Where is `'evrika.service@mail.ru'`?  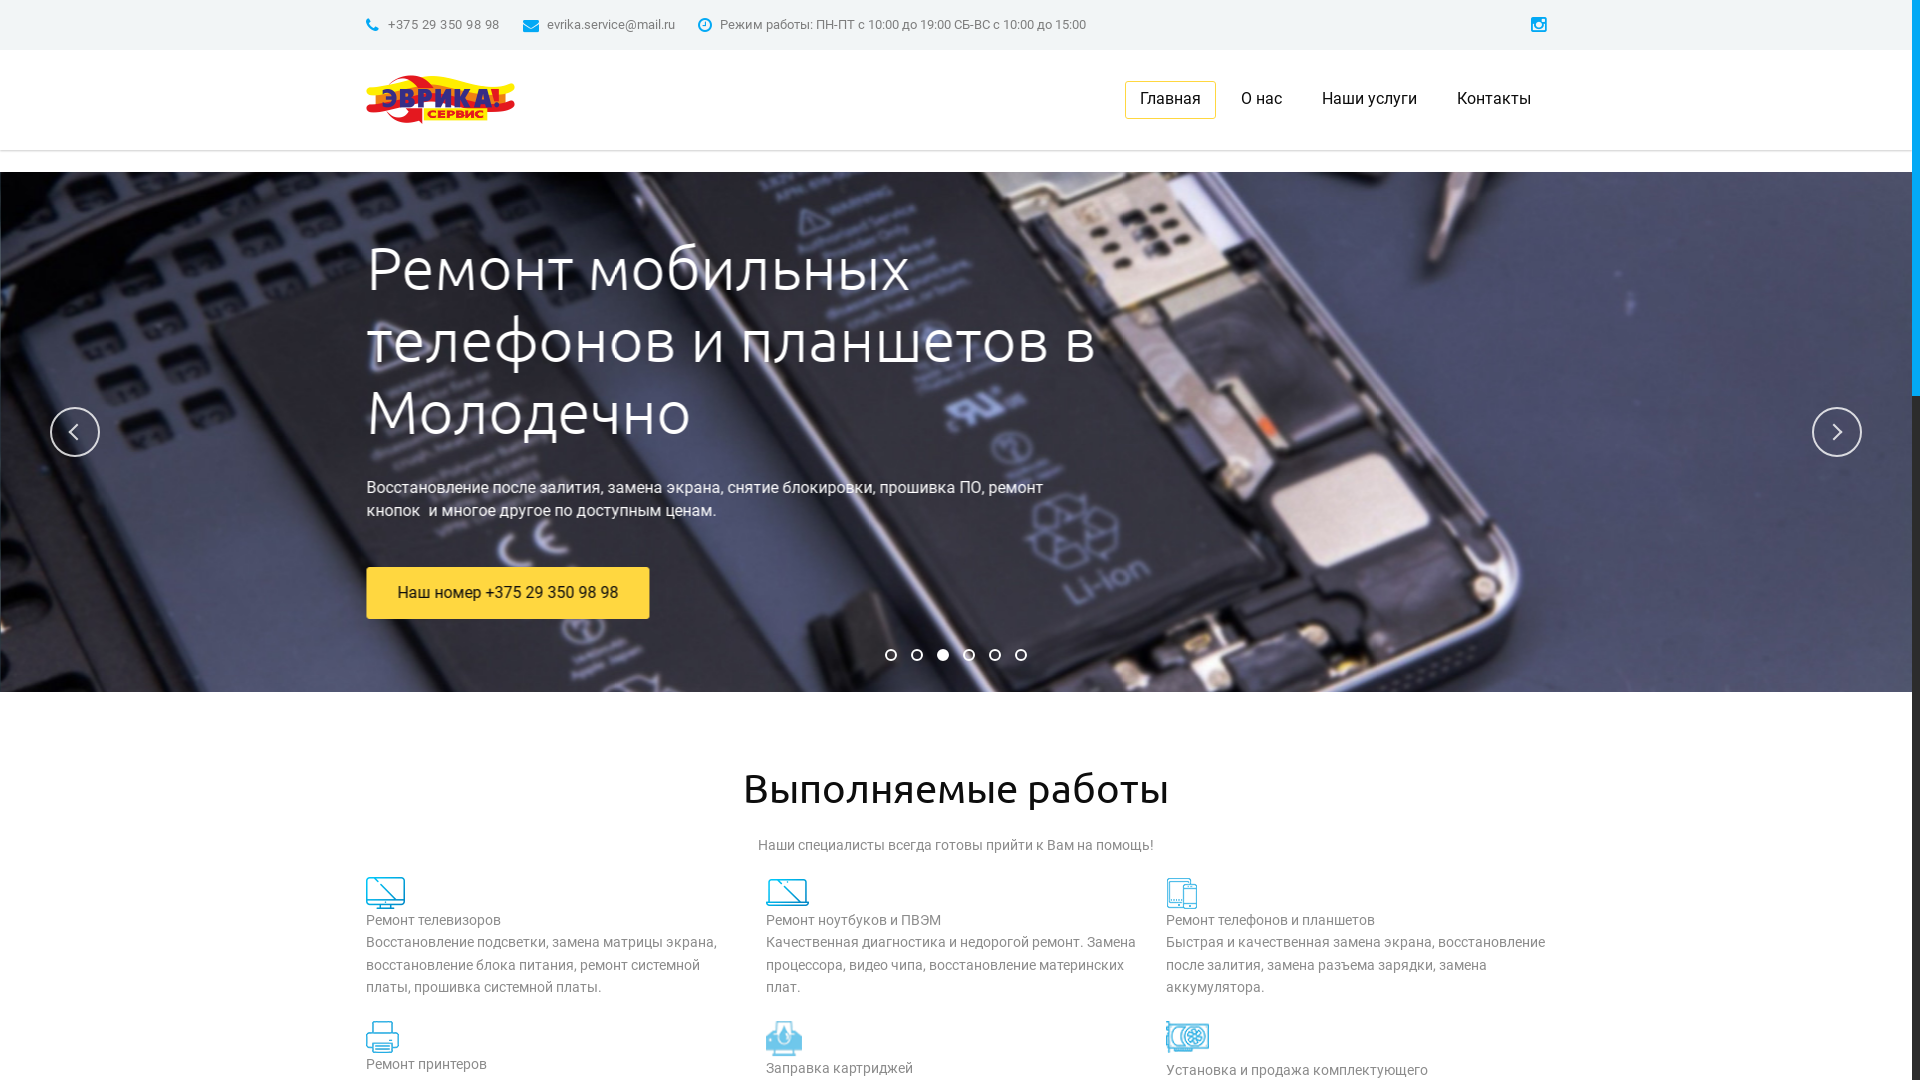
'evrika.service@mail.ru' is located at coordinates (609, 24).